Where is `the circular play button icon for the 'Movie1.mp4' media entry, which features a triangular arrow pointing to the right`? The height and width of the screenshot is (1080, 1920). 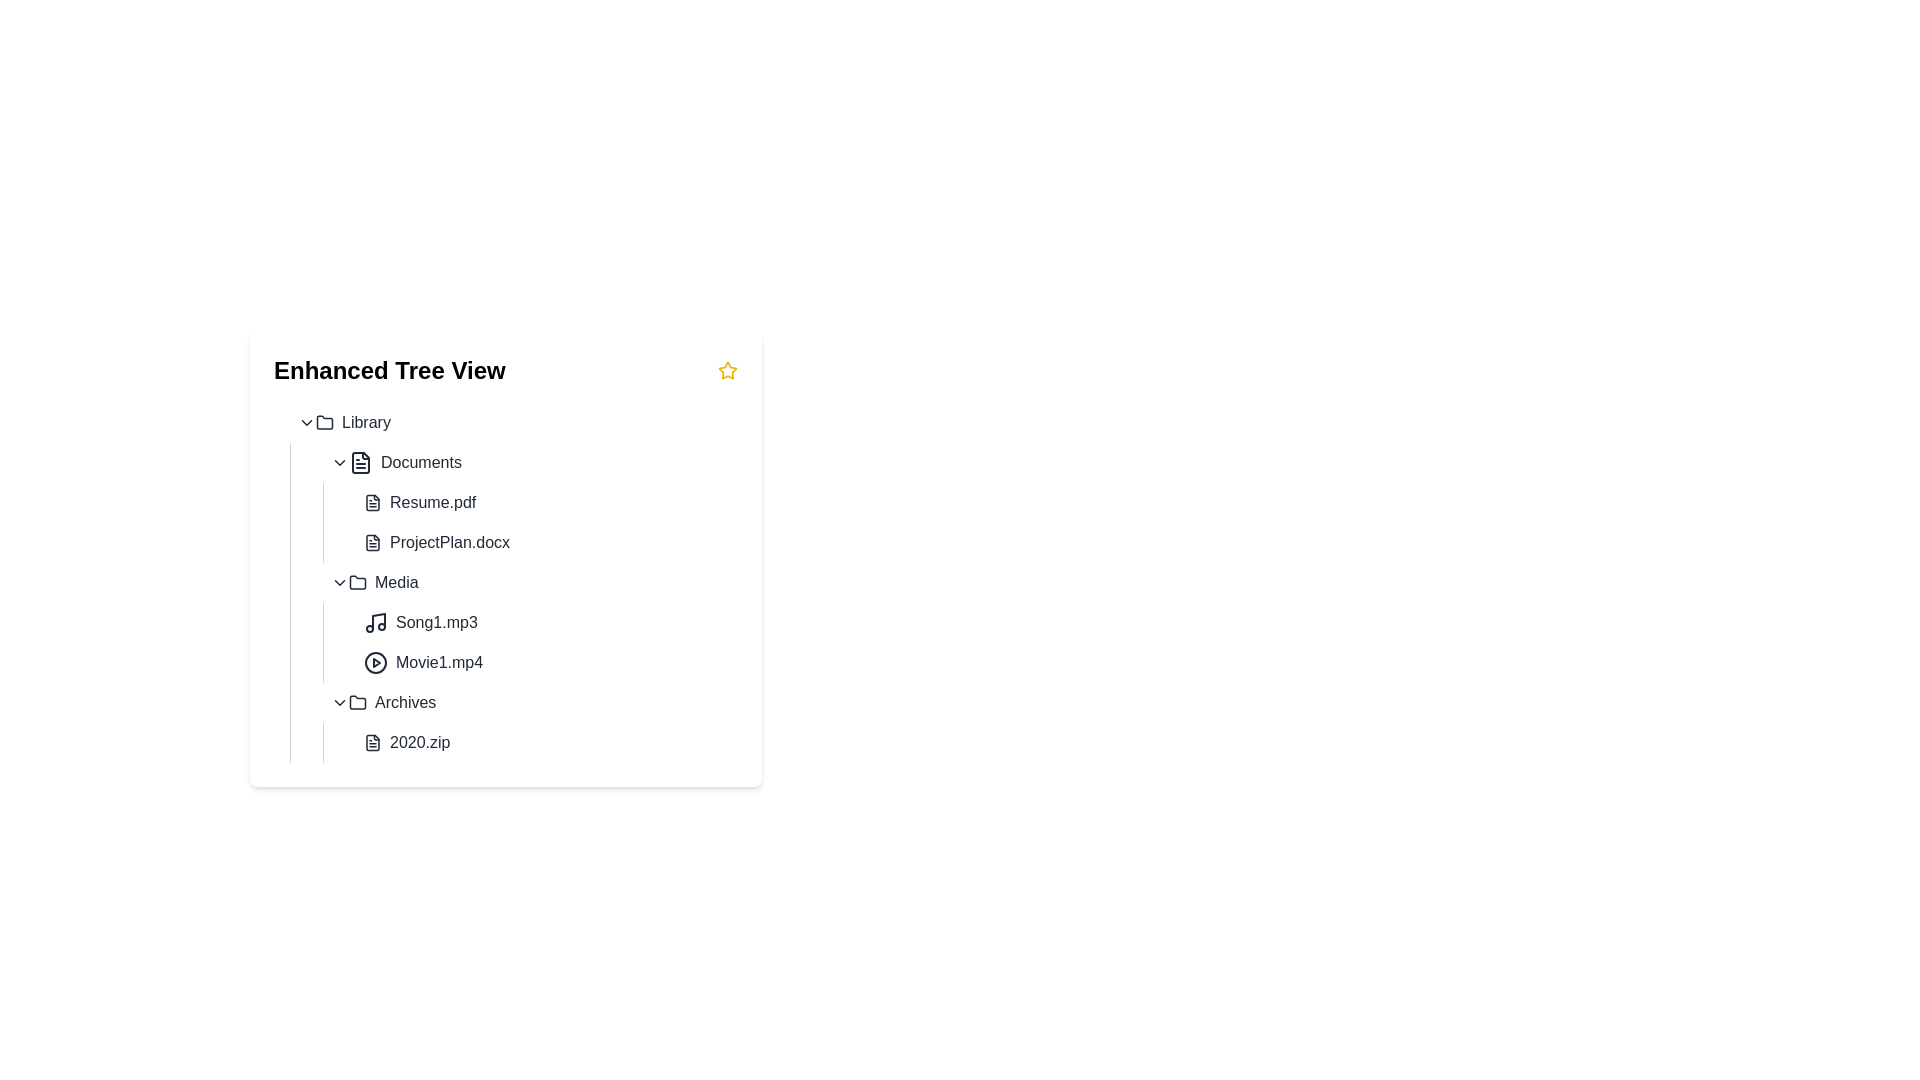 the circular play button icon for the 'Movie1.mp4' media entry, which features a triangular arrow pointing to the right is located at coordinates (375, 663).